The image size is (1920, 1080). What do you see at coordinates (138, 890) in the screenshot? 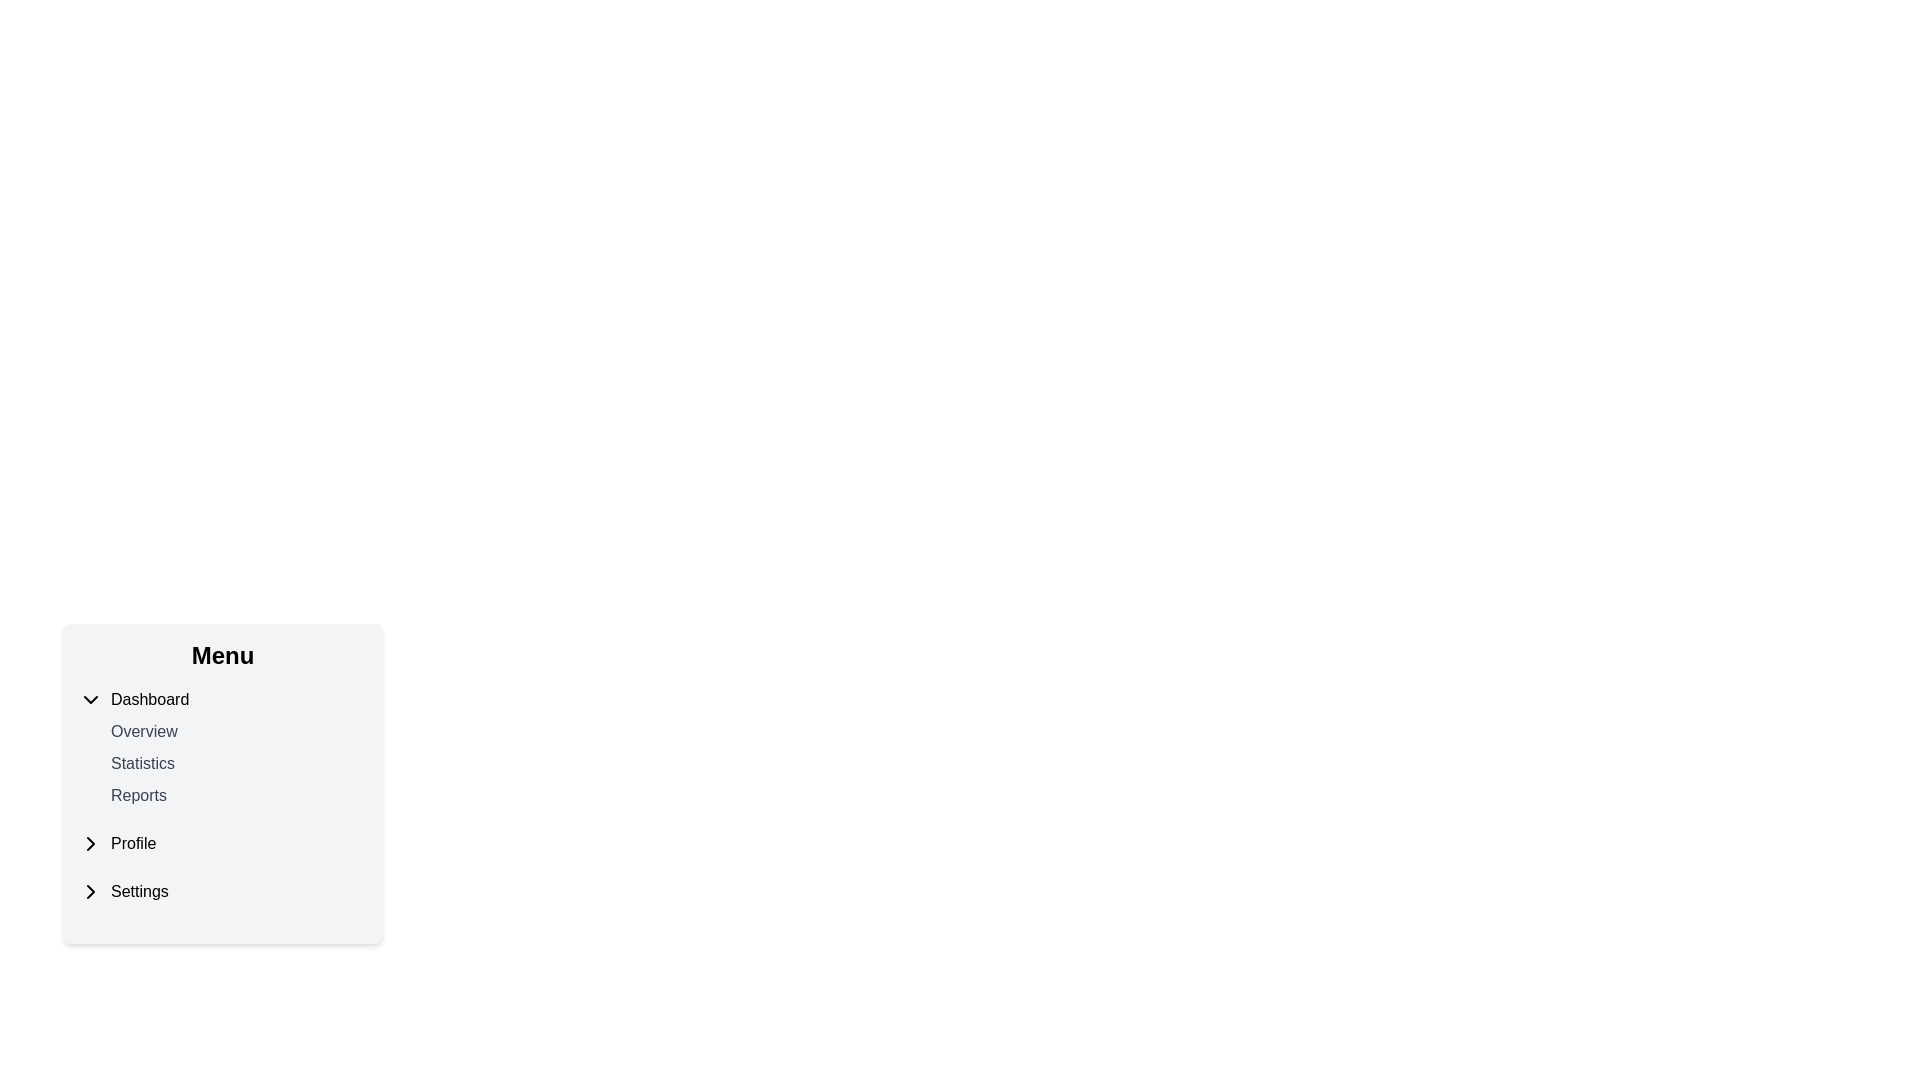
I see `the 'Settings' static text label` at bounding box center [138, 890].